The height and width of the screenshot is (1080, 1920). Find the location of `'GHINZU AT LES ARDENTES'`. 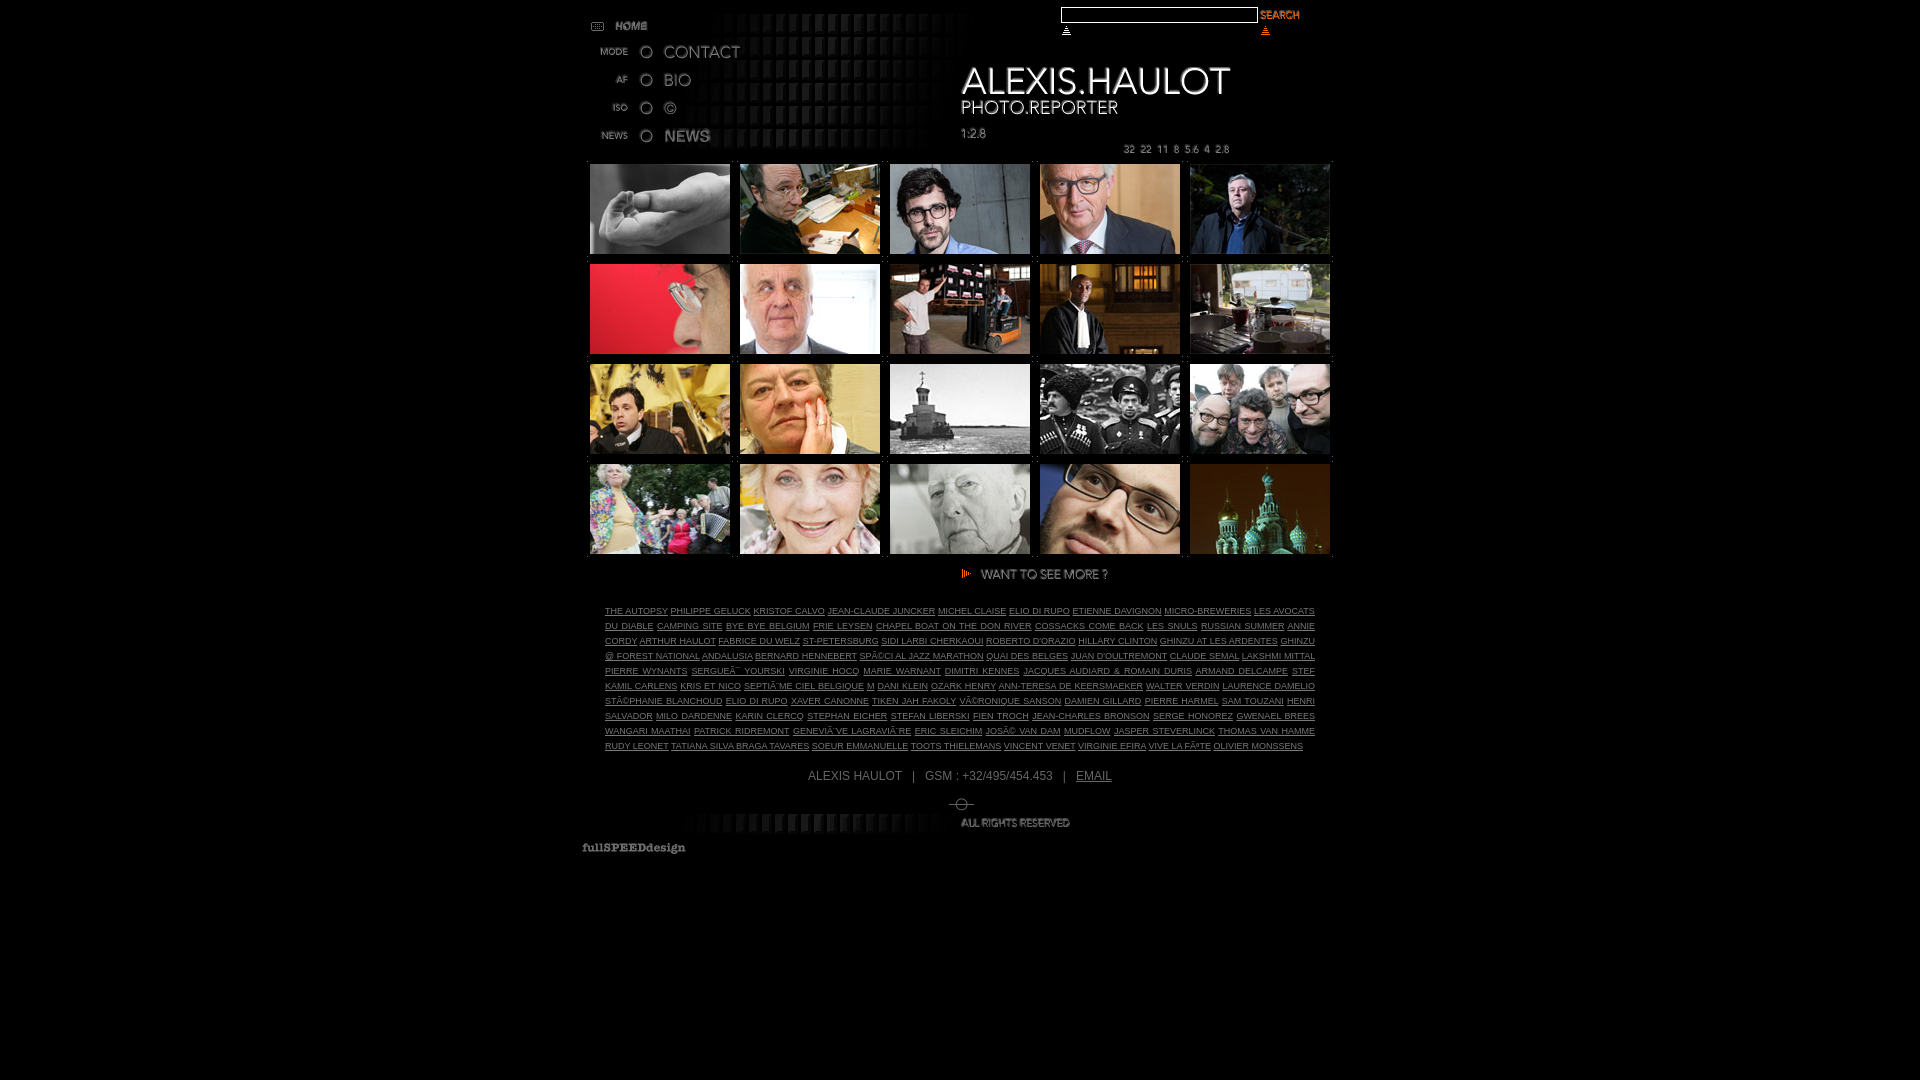

'GHINZU AT LES ARDENTES' is located at coordinates (1218, 640).